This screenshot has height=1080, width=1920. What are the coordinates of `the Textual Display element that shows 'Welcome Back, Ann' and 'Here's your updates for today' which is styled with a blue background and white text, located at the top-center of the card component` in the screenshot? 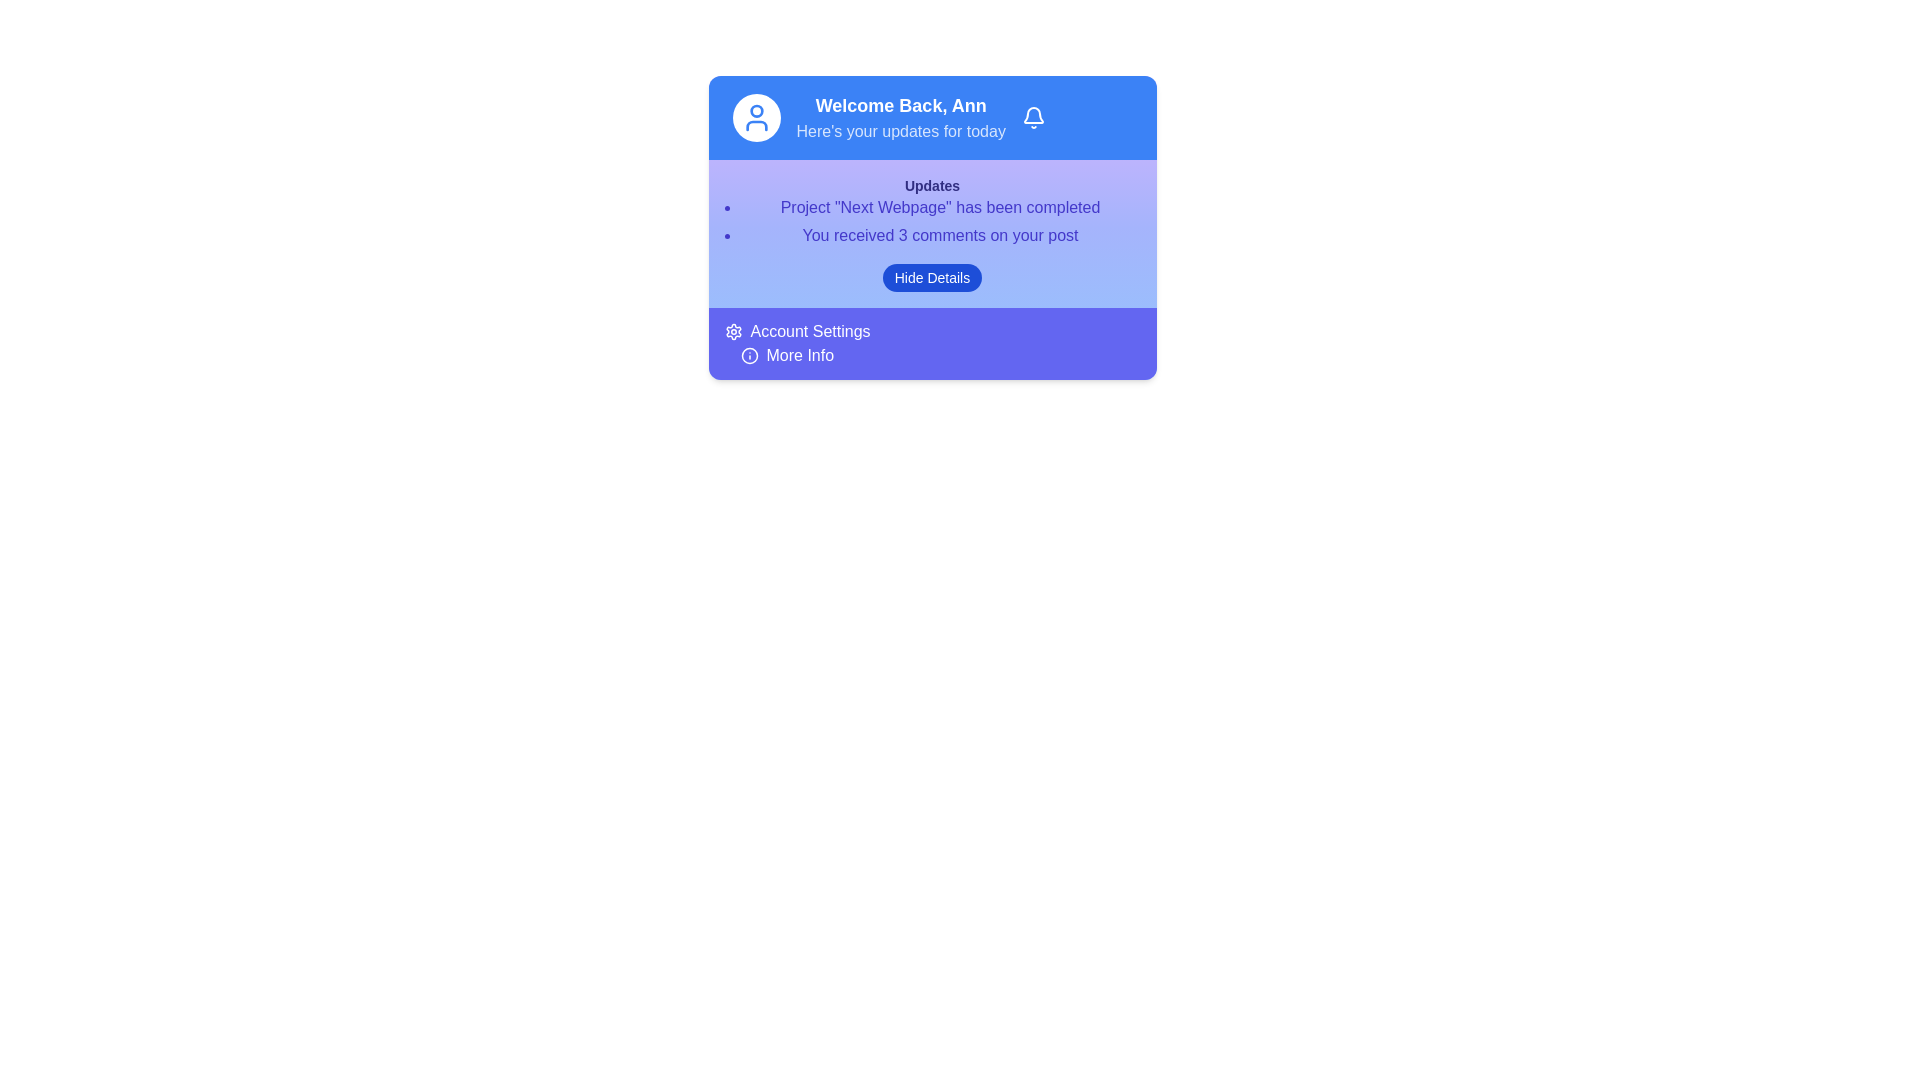 It's located at (900, 118).